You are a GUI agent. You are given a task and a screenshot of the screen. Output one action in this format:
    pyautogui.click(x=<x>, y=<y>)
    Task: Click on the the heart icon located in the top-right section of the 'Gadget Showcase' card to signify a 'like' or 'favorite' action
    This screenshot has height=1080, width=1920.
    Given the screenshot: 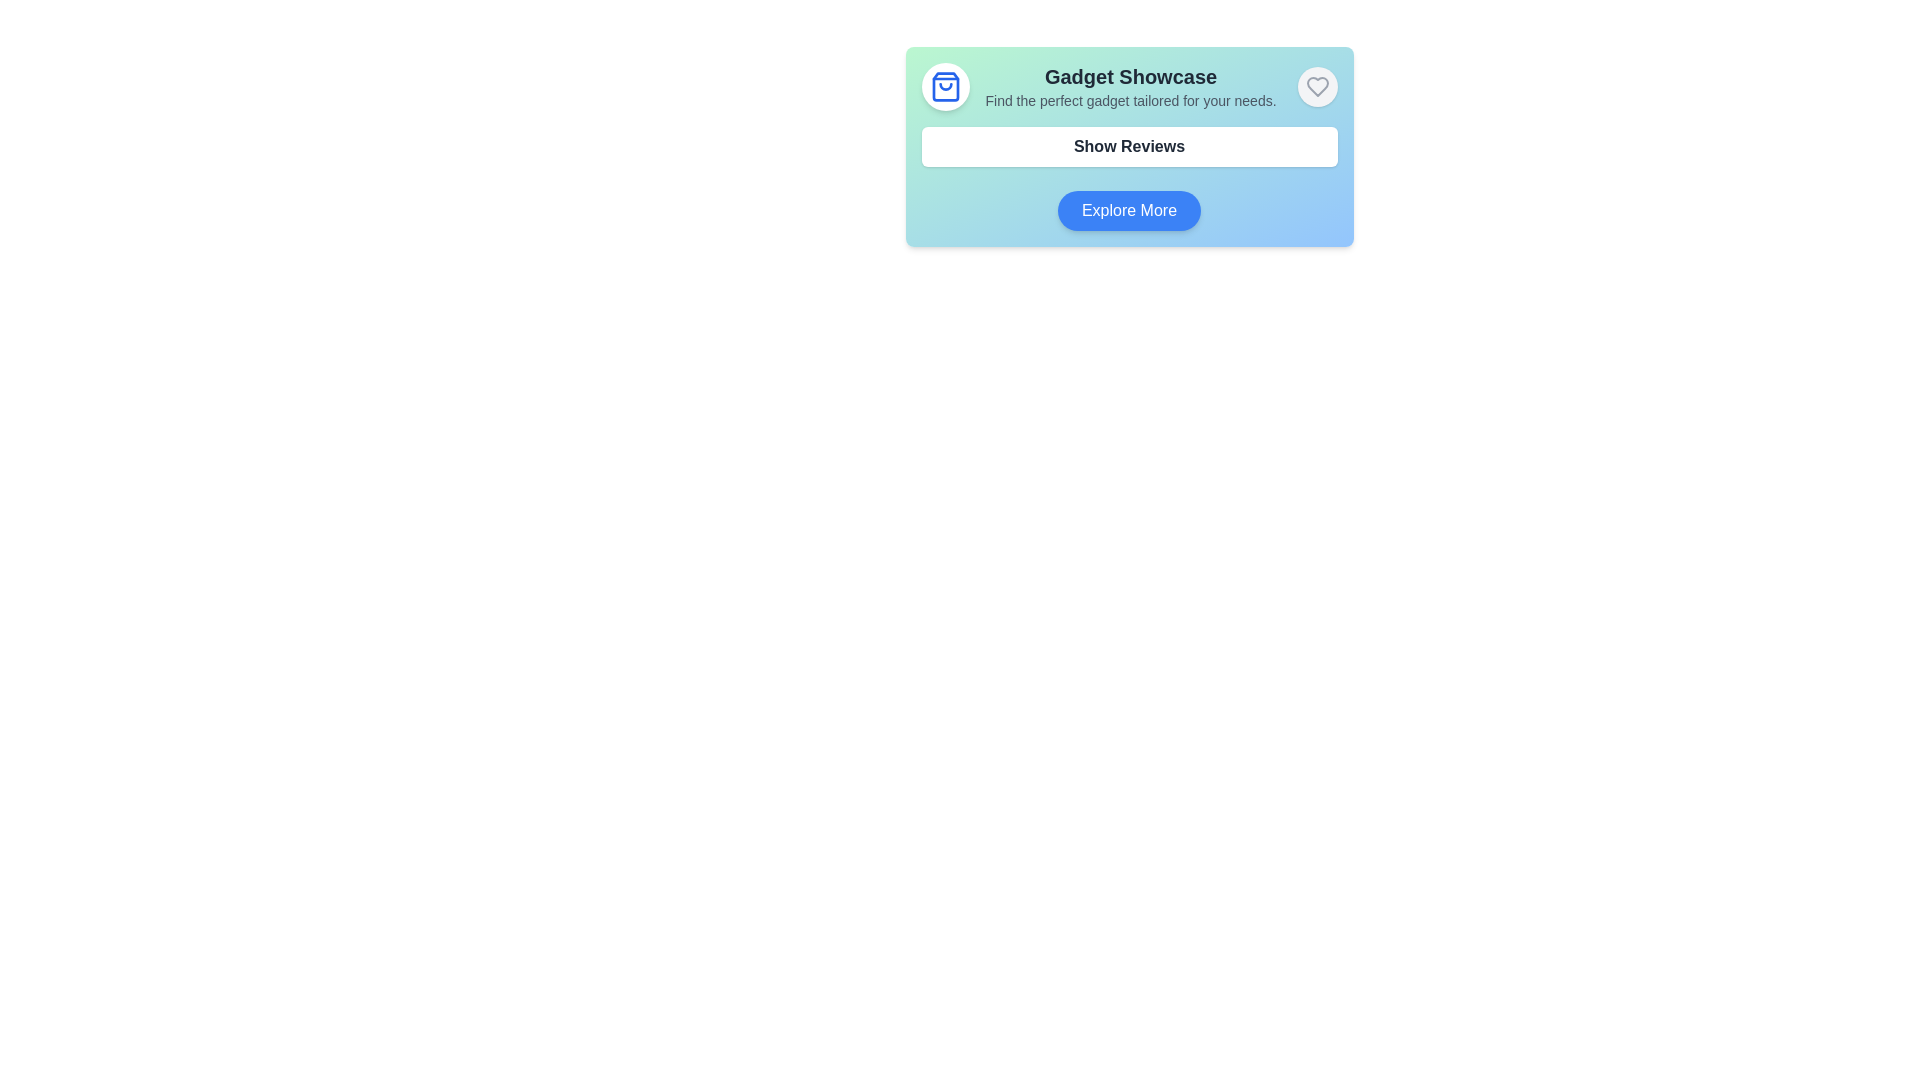 What is the action you would take?
    pyautogui.click(x=1317, y=86)
    